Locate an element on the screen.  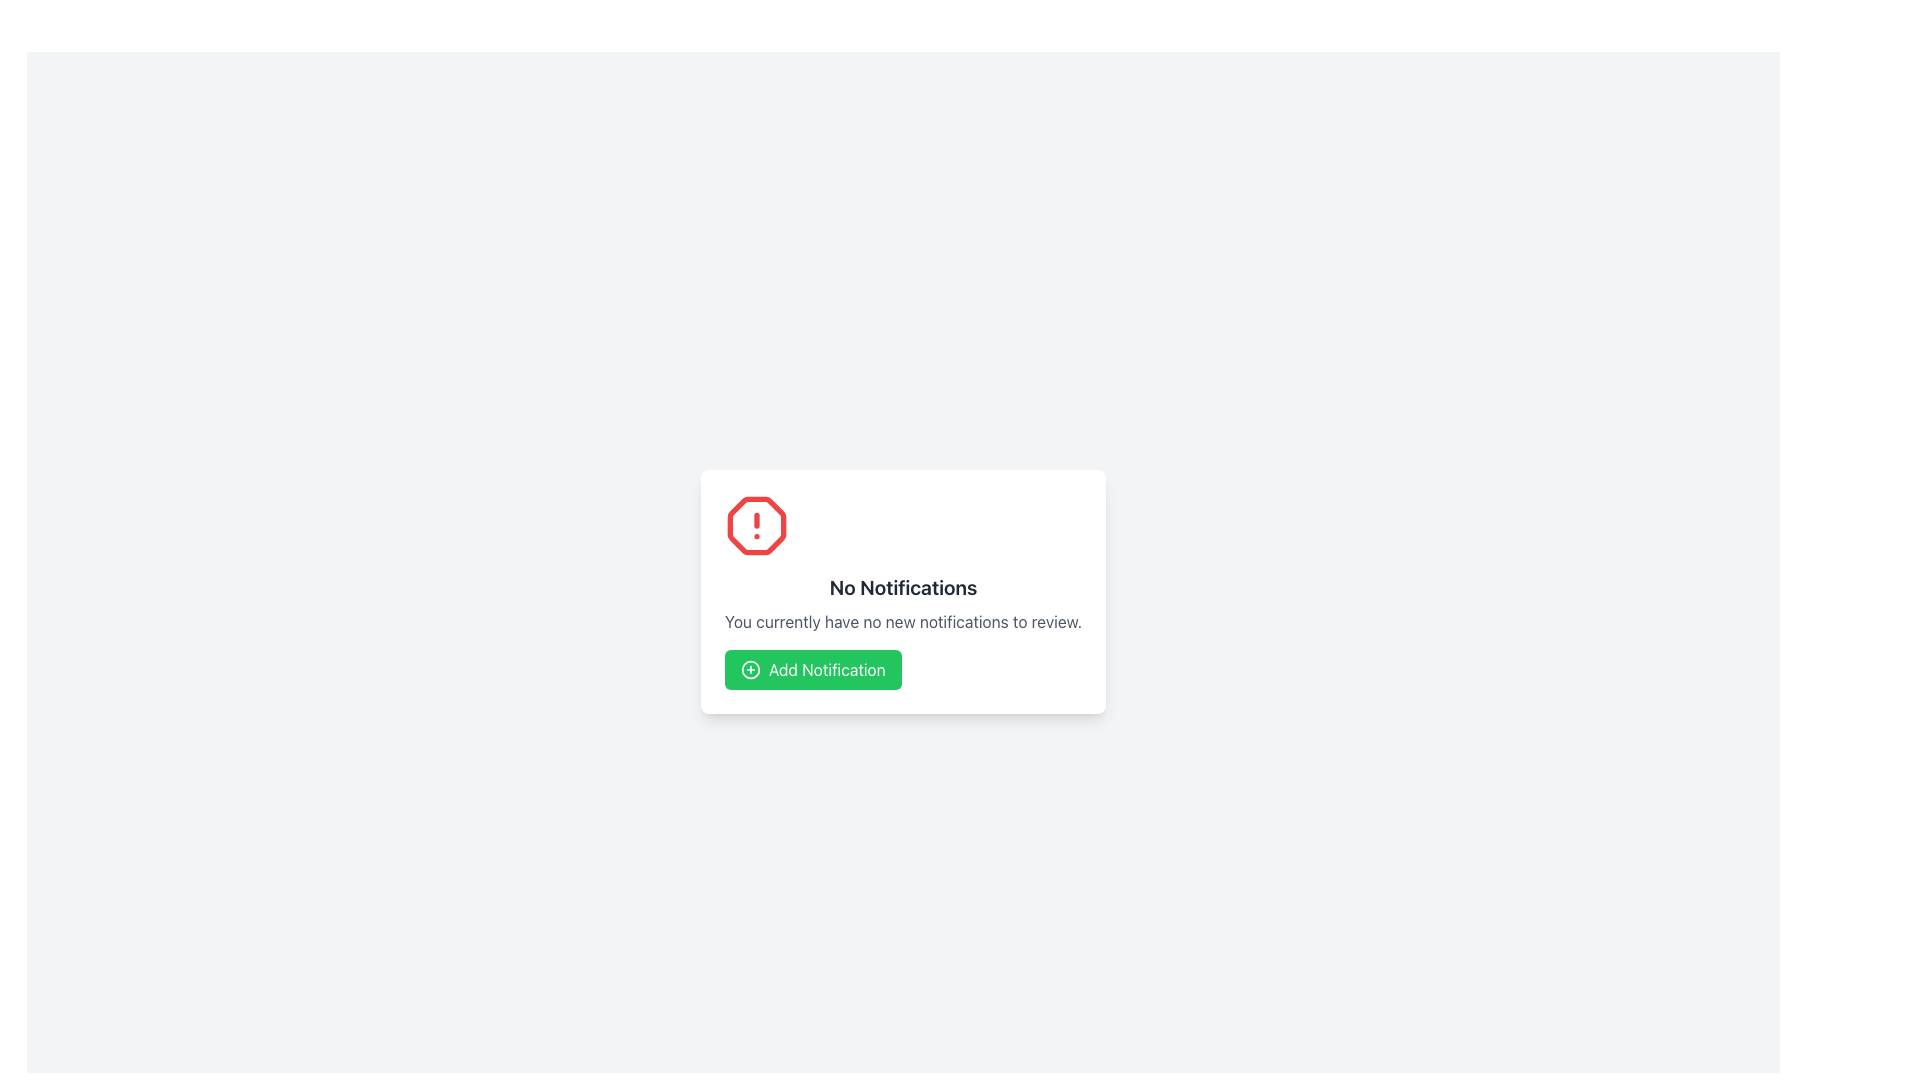
the warning icon indicating the absence of notifications located at the top of the notification card above the title 'No Notifications.' is located at coordinates (756, 524).